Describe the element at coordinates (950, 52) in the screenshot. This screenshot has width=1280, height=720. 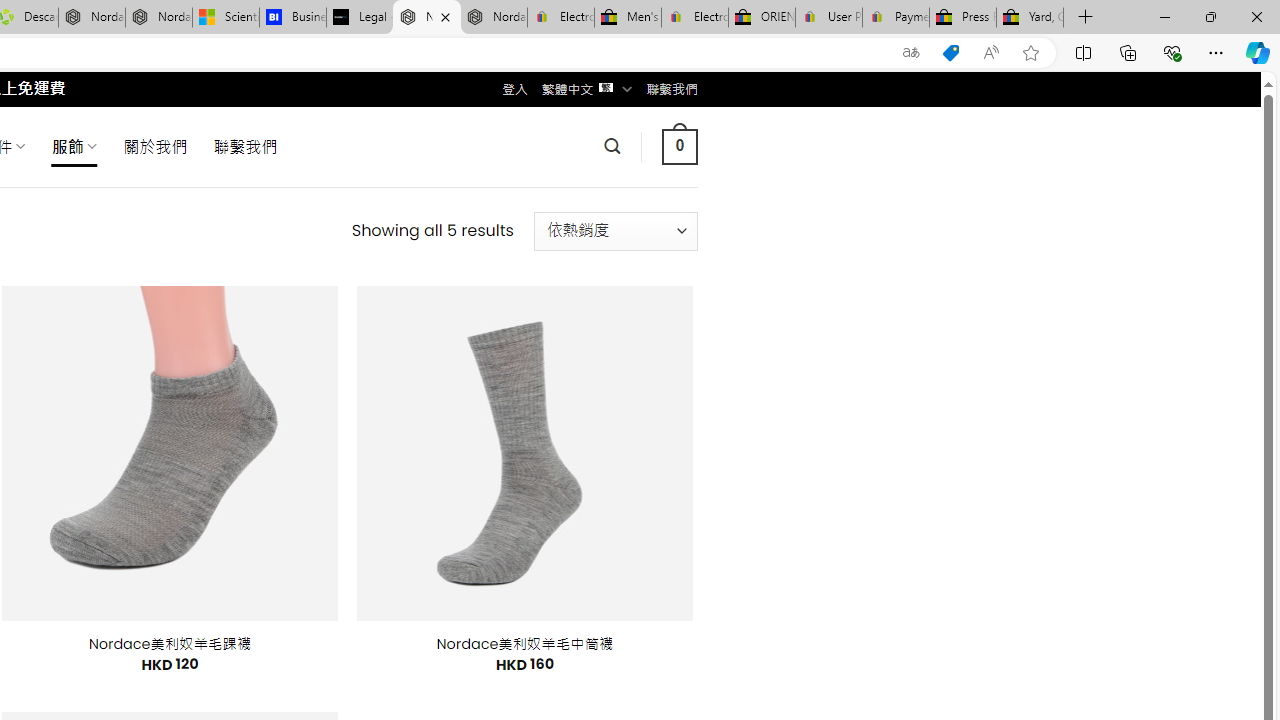
I see `'This site has coupons! Shopping in Microsoft Edge'` at that location.